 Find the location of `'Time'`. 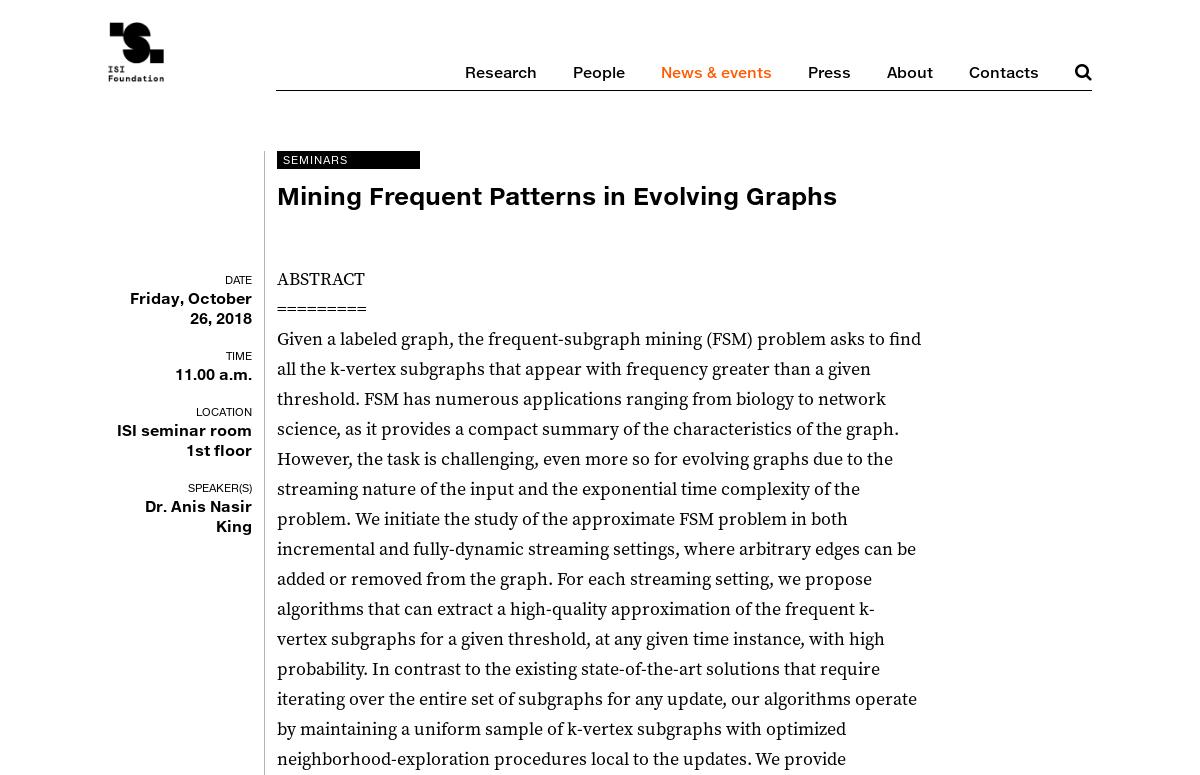

'Time' is located at coordinates (238, 355).